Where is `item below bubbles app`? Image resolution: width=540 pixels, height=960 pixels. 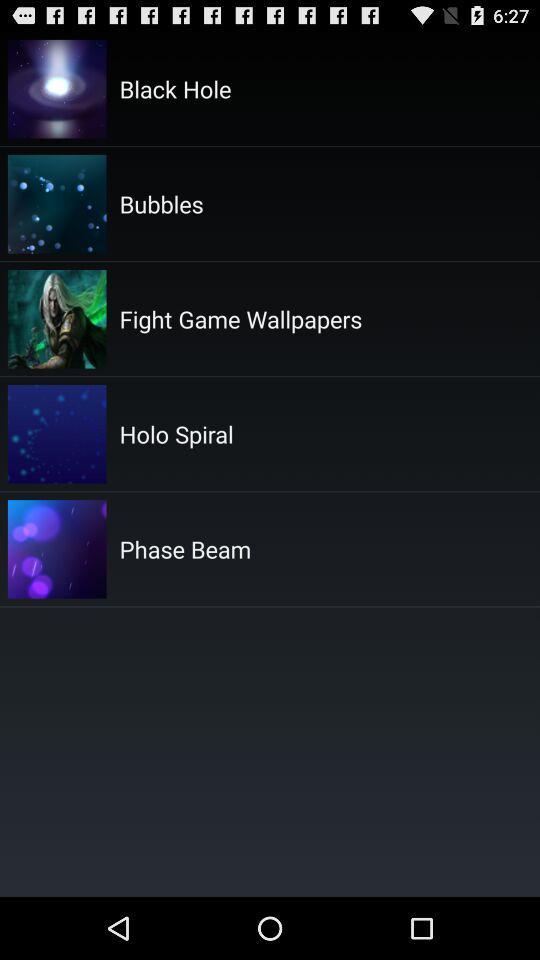
item below bubbles app is located at coordinates (240, 318).